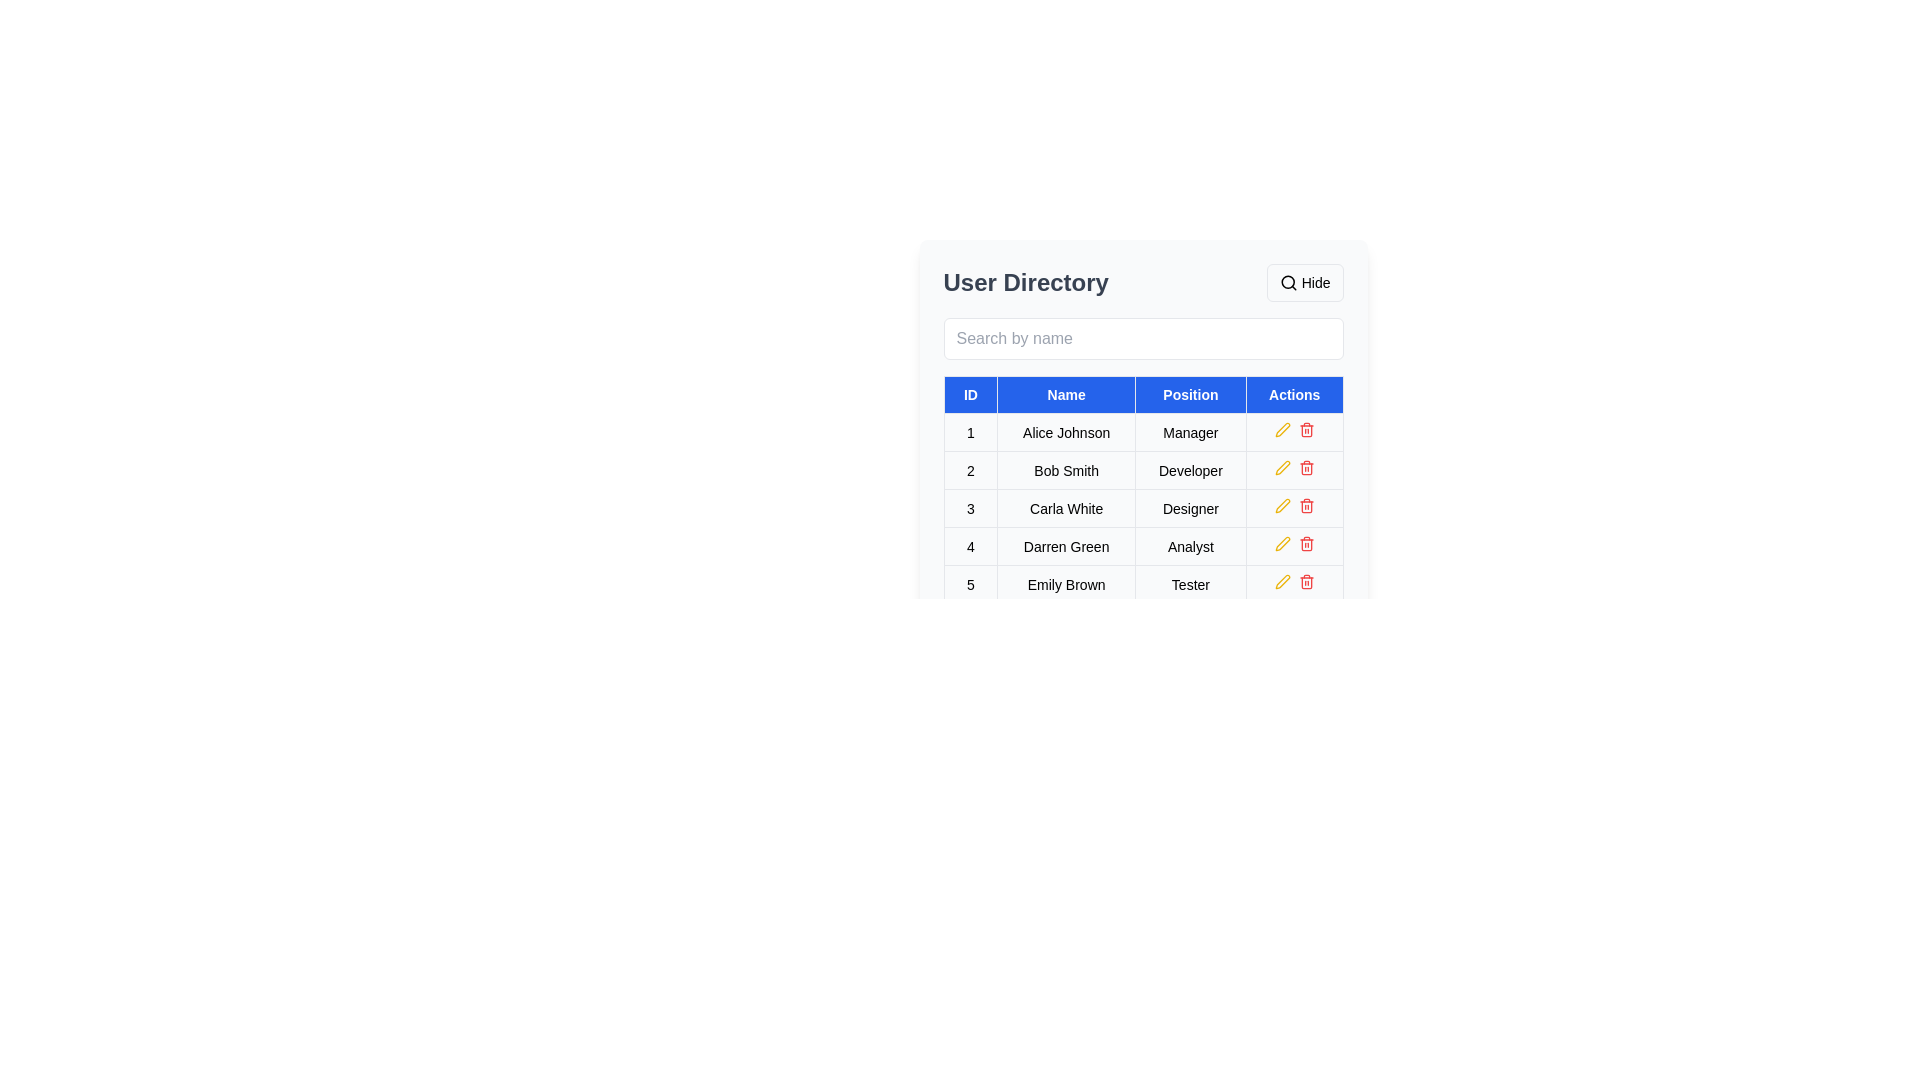 The image size is (1920, 1080). I want to click on the table cell that denotes the serial number of the corresponding row in the 'User Directory' data table, located in the fourth row and first column, so click(970, 546).